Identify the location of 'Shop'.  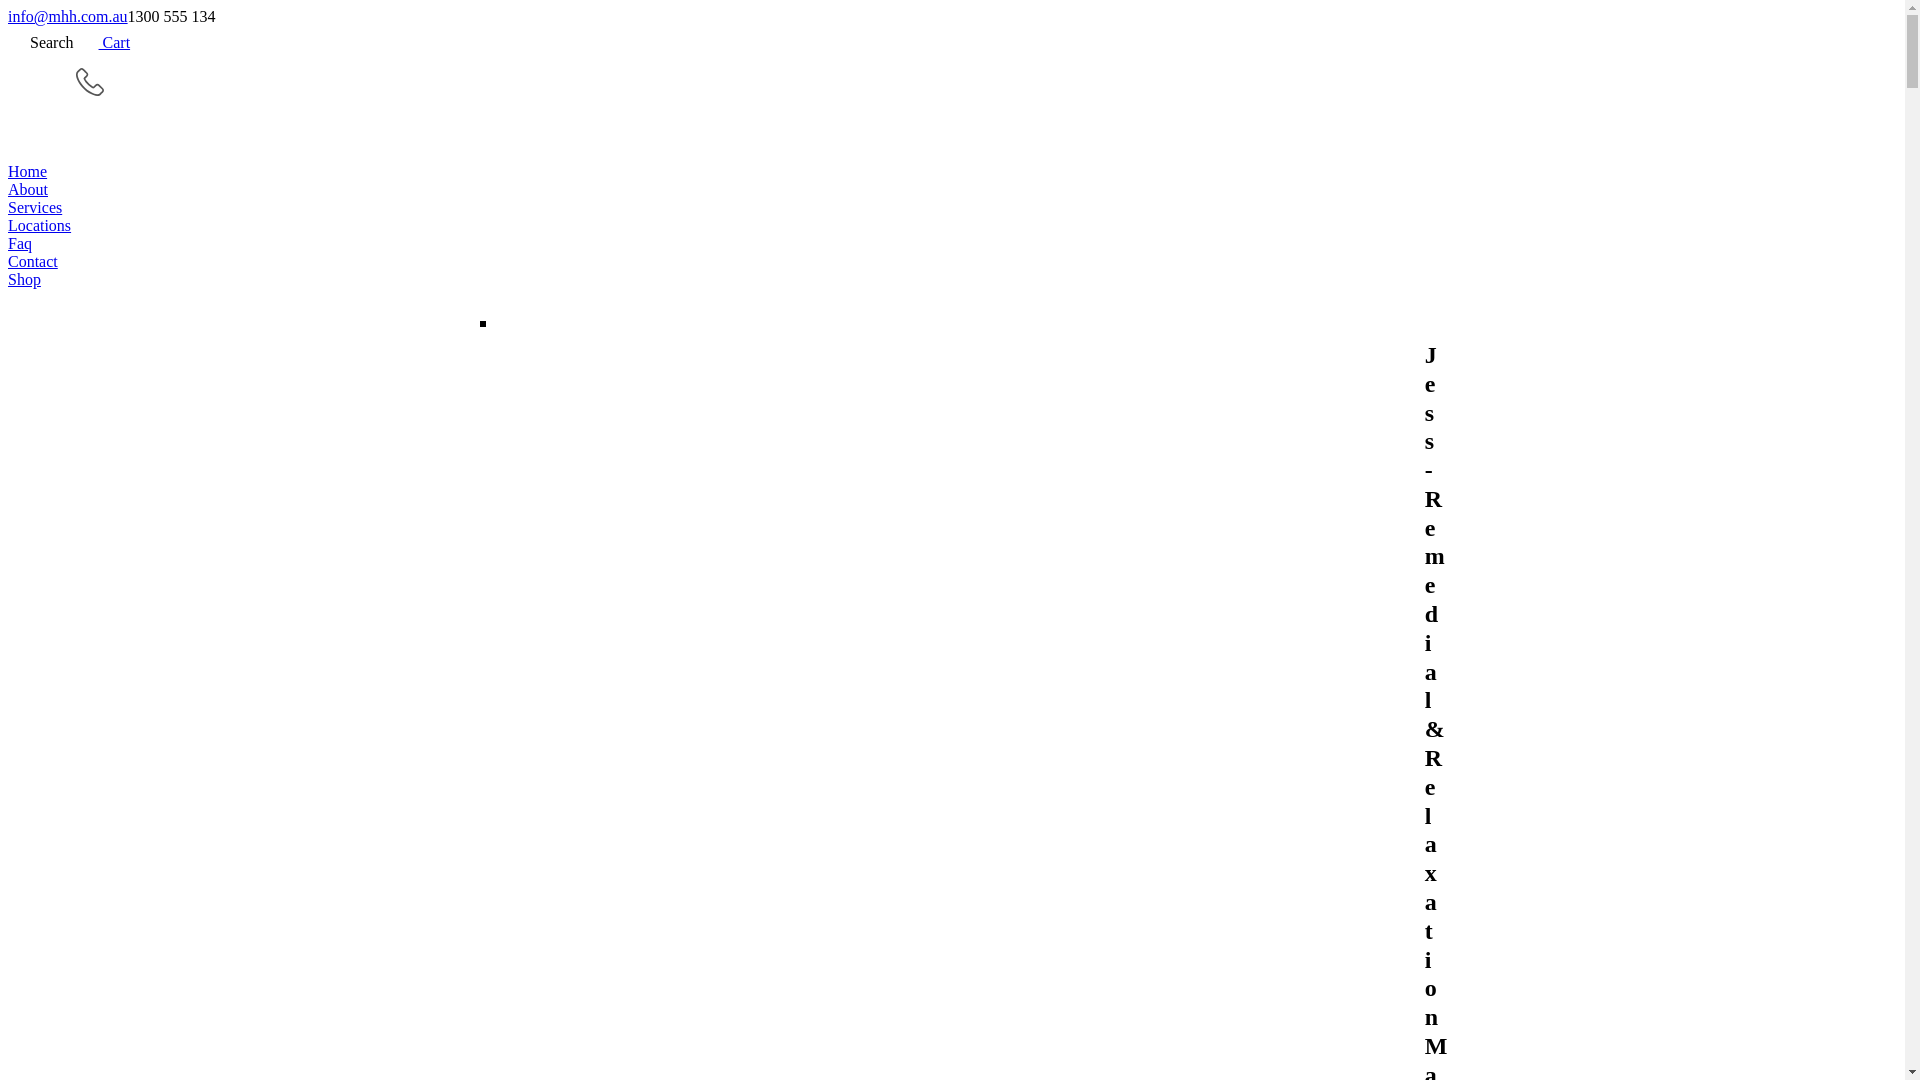
(951, 280).